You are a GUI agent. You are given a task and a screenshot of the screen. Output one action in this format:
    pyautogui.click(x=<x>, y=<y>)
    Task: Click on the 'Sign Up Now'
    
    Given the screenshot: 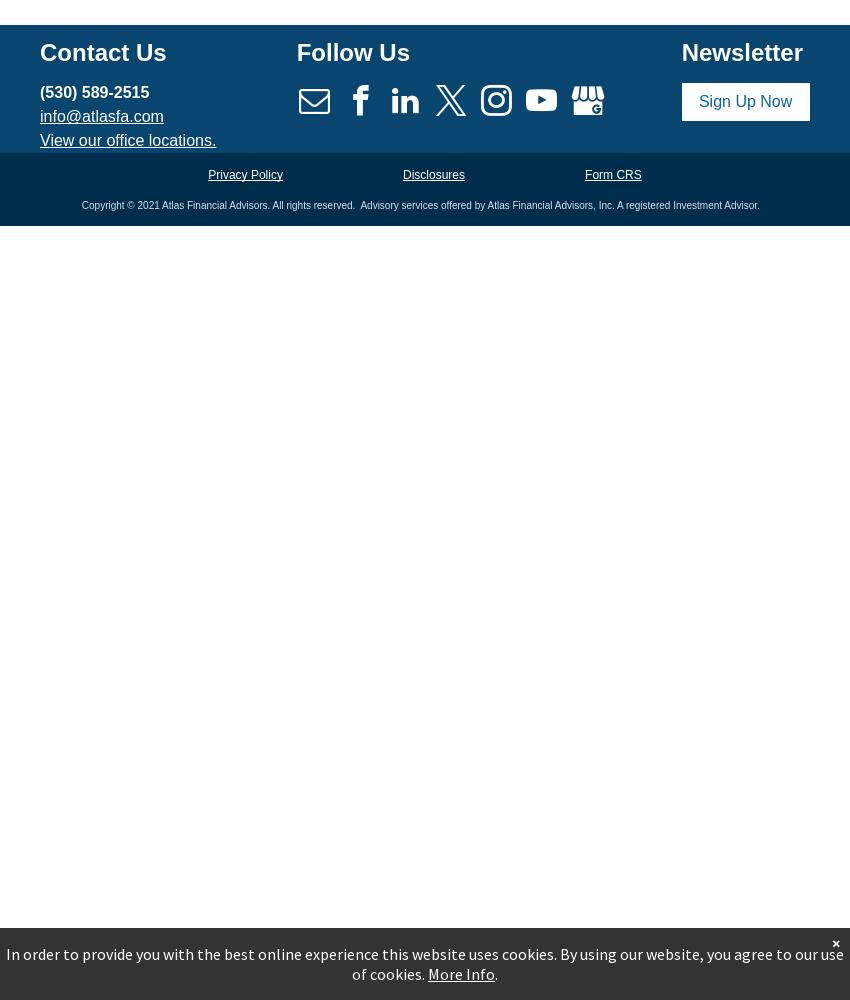 What is the action you would take?
    pyautogui.click(x=745, y=99)
    